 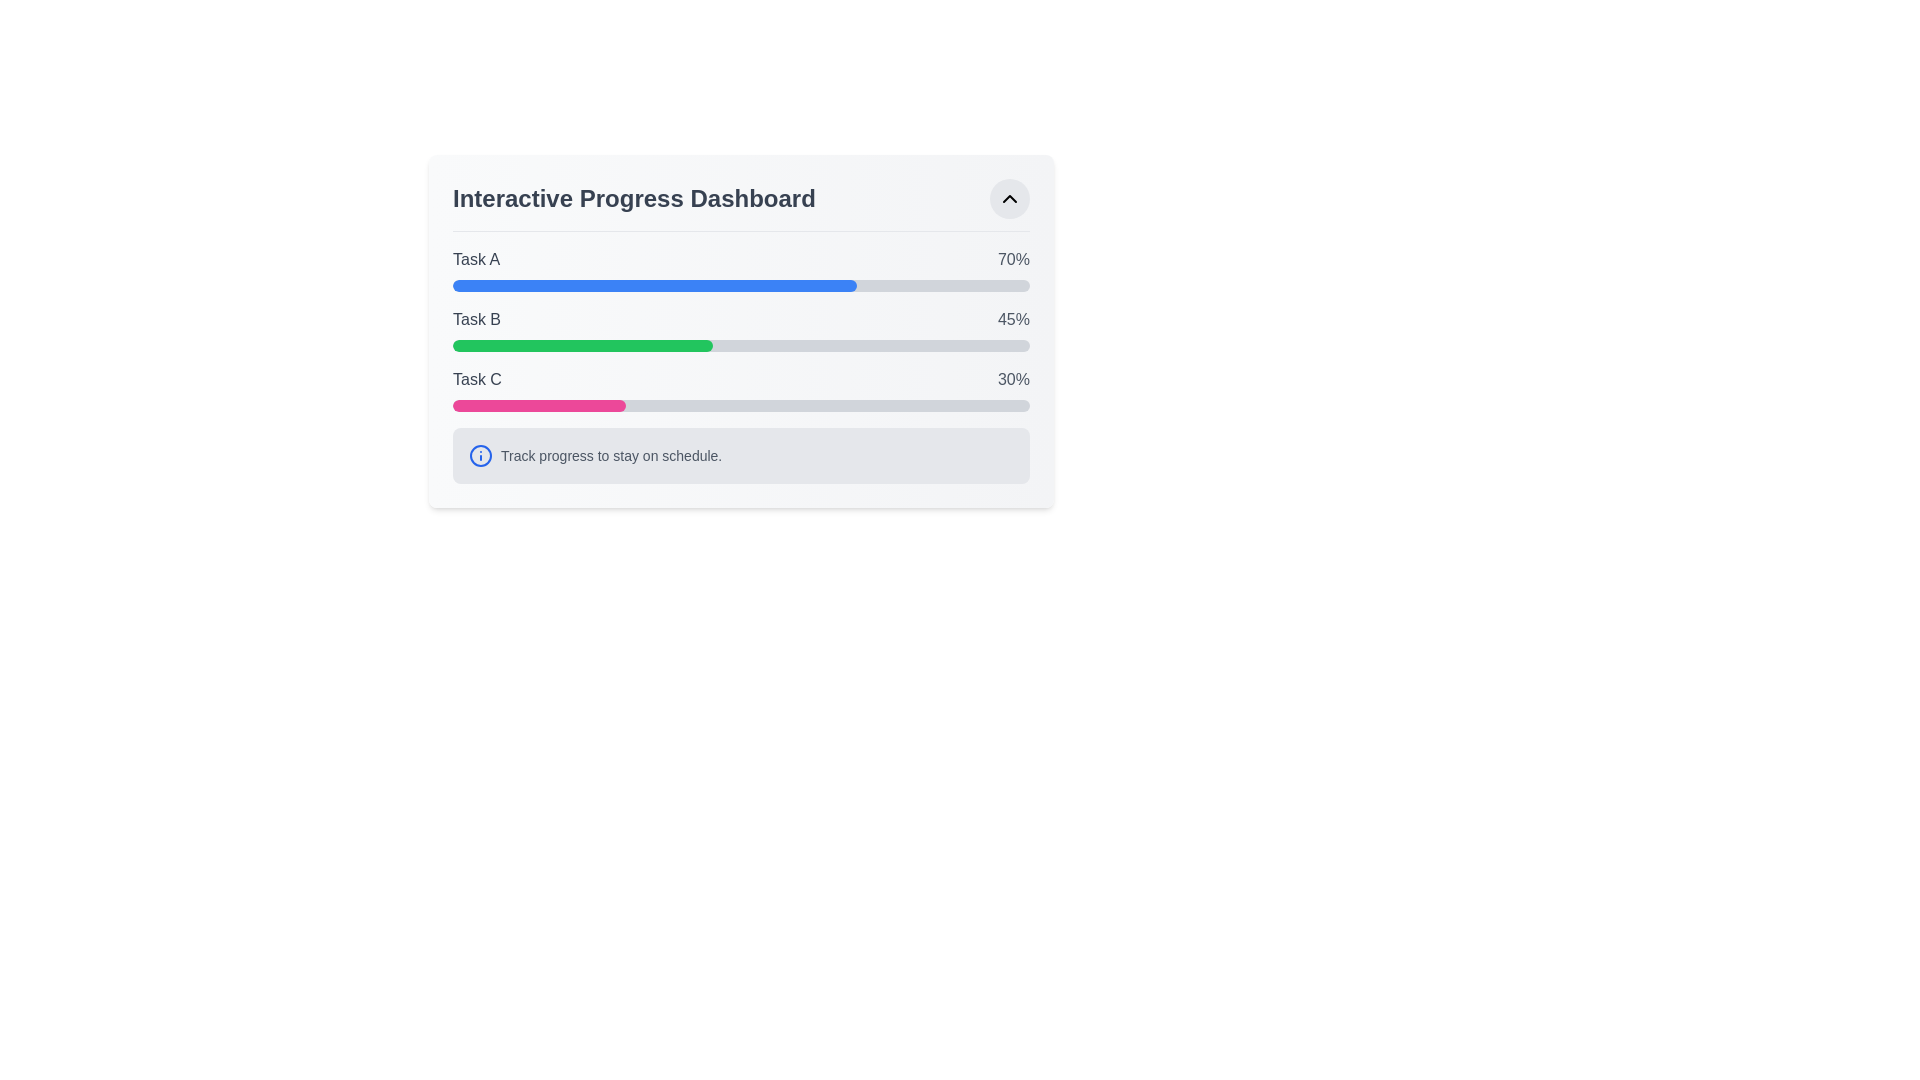 I want to click on the green progress bar representing 45% completion for 'Task B', which is located inside a gray horizontal track, so click(x=581, y=345).